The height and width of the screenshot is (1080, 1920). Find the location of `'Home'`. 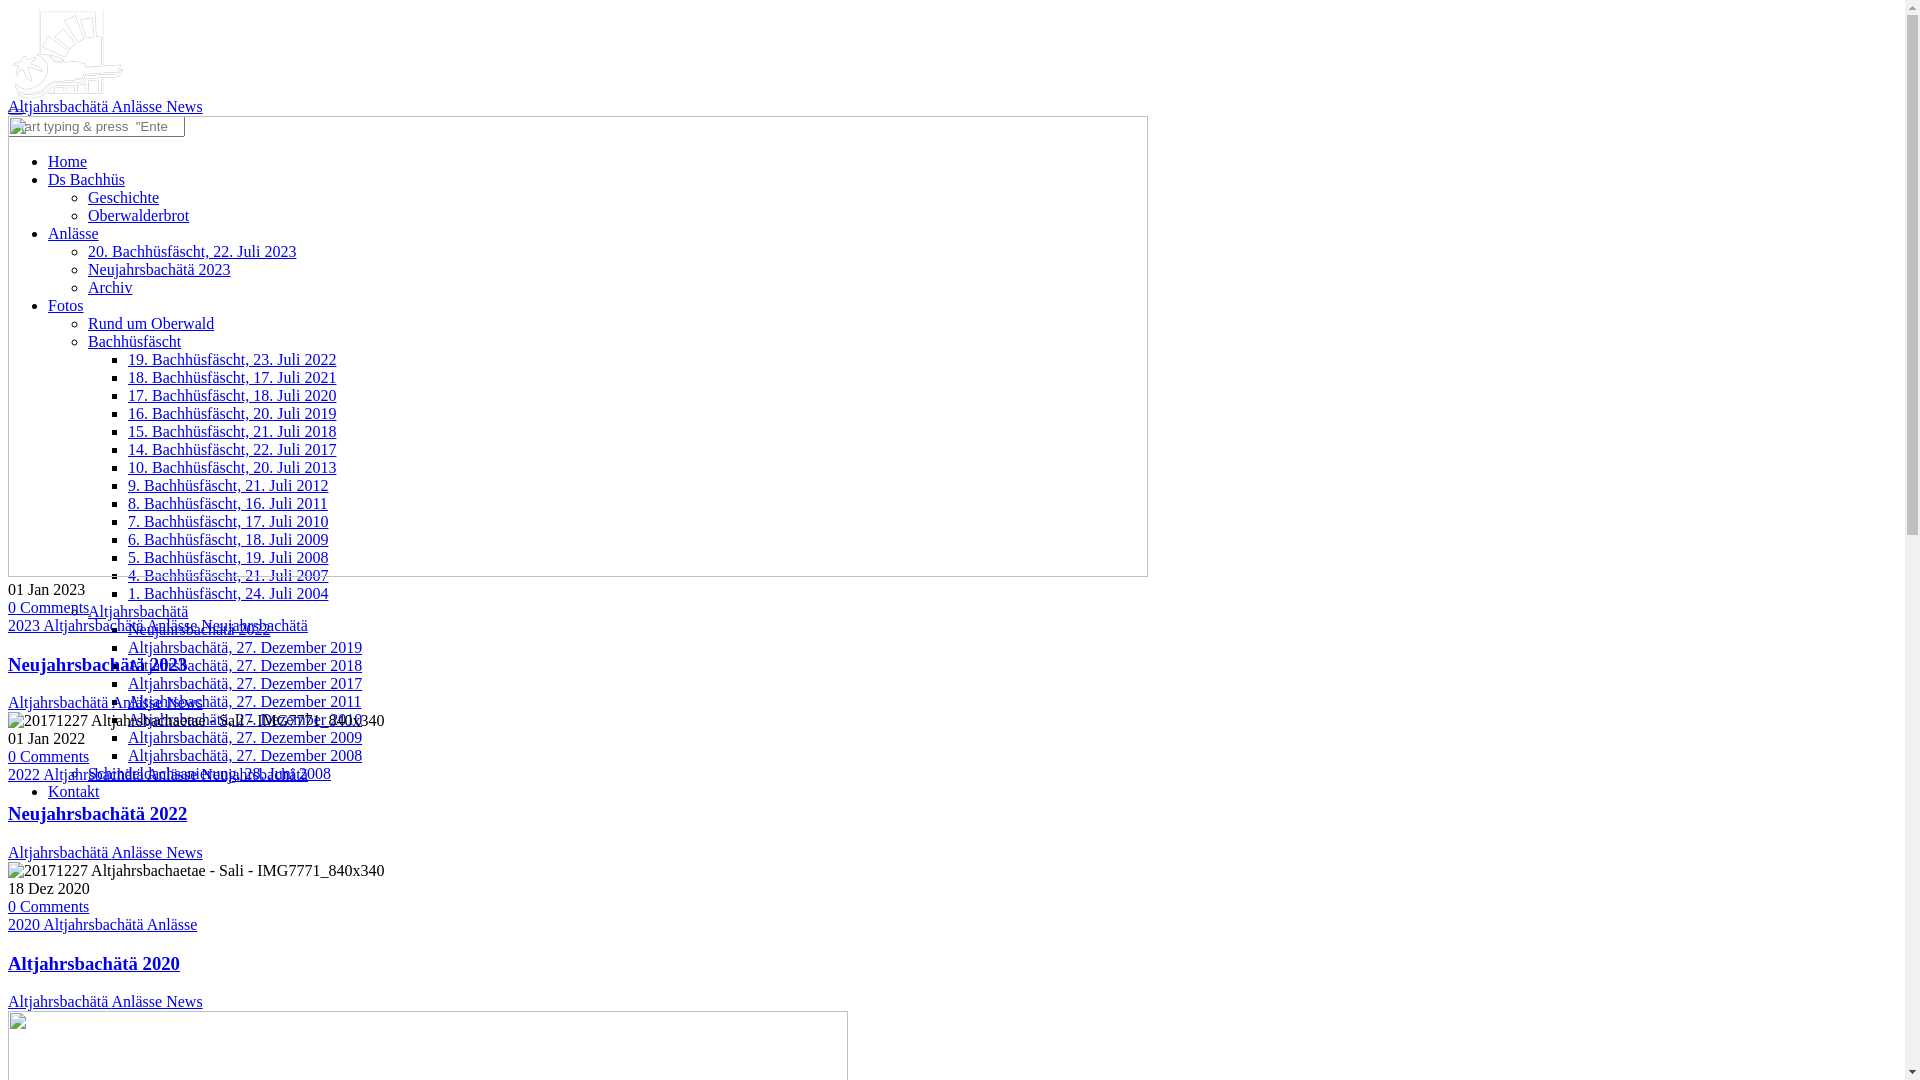

'Home' is located at coordinates (67, 160).